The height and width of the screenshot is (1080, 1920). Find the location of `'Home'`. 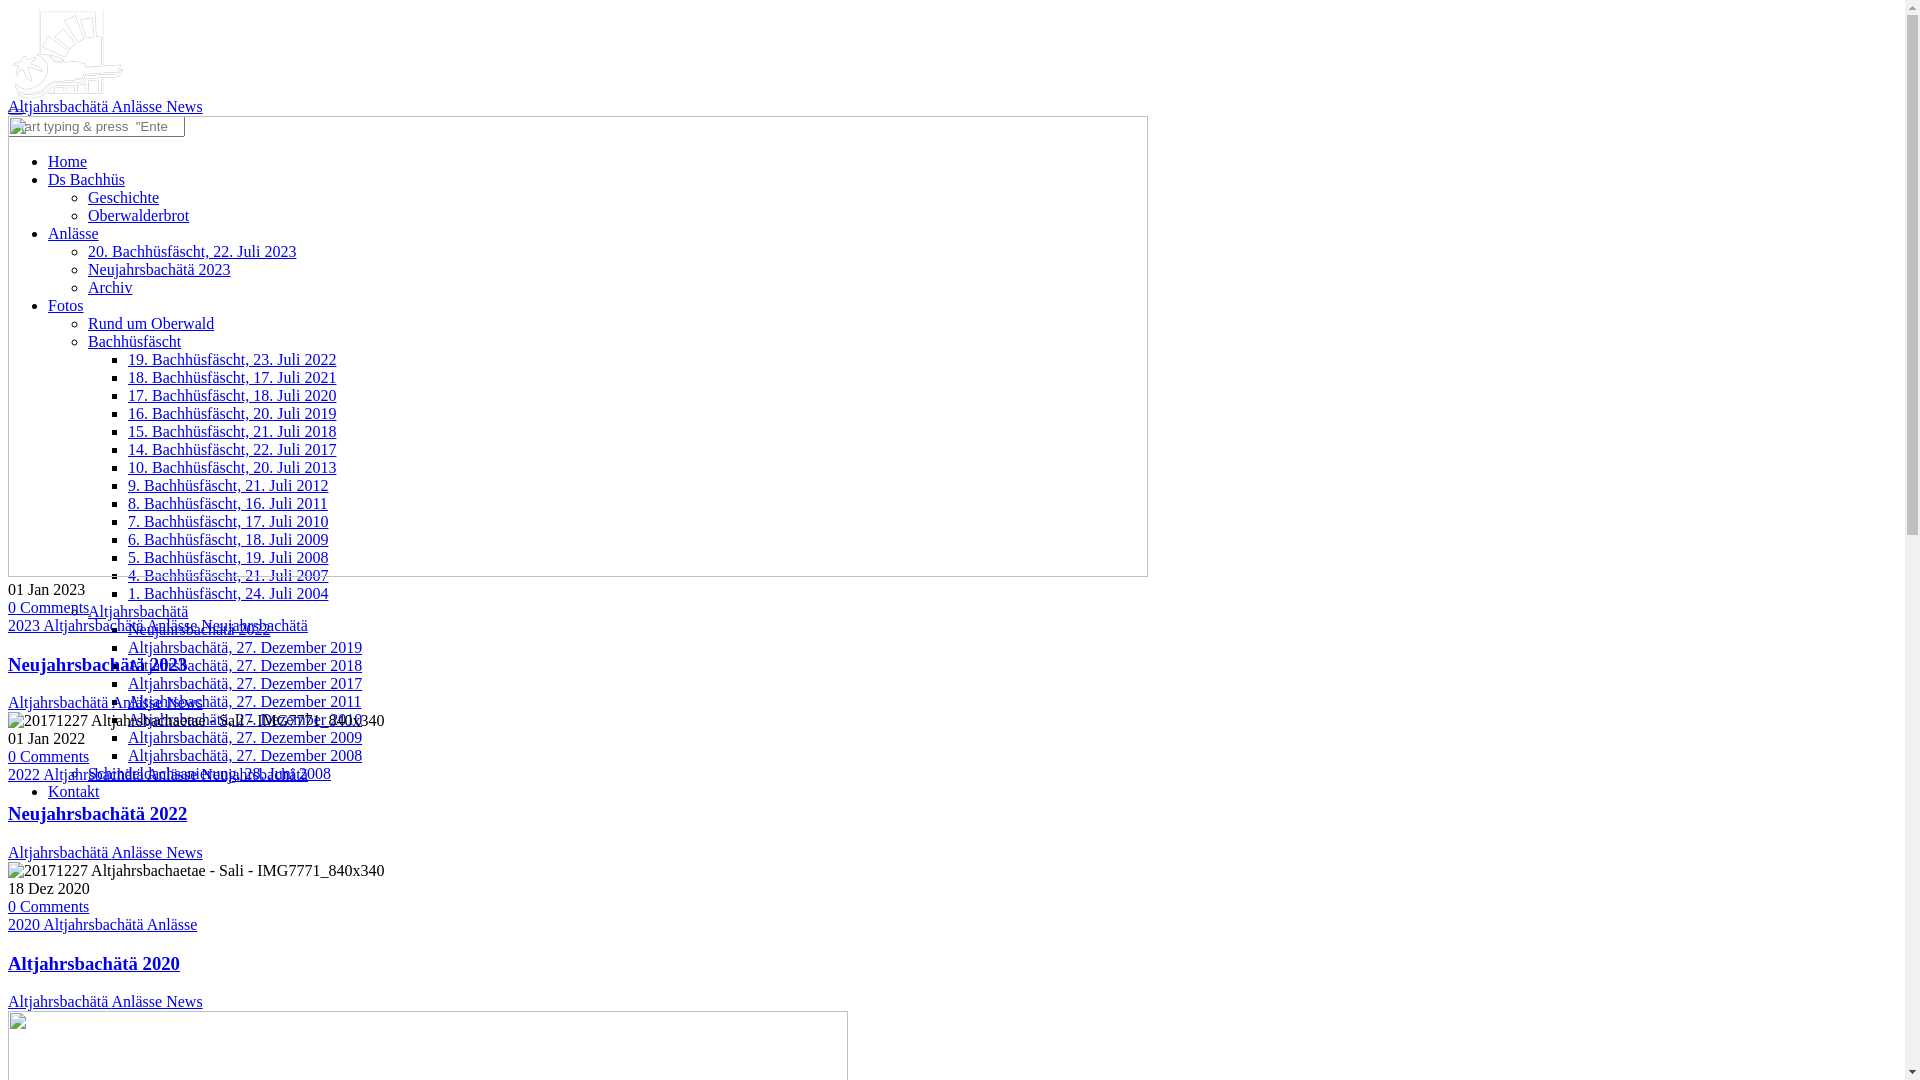

'Home' is located at coordinates (67, 160).